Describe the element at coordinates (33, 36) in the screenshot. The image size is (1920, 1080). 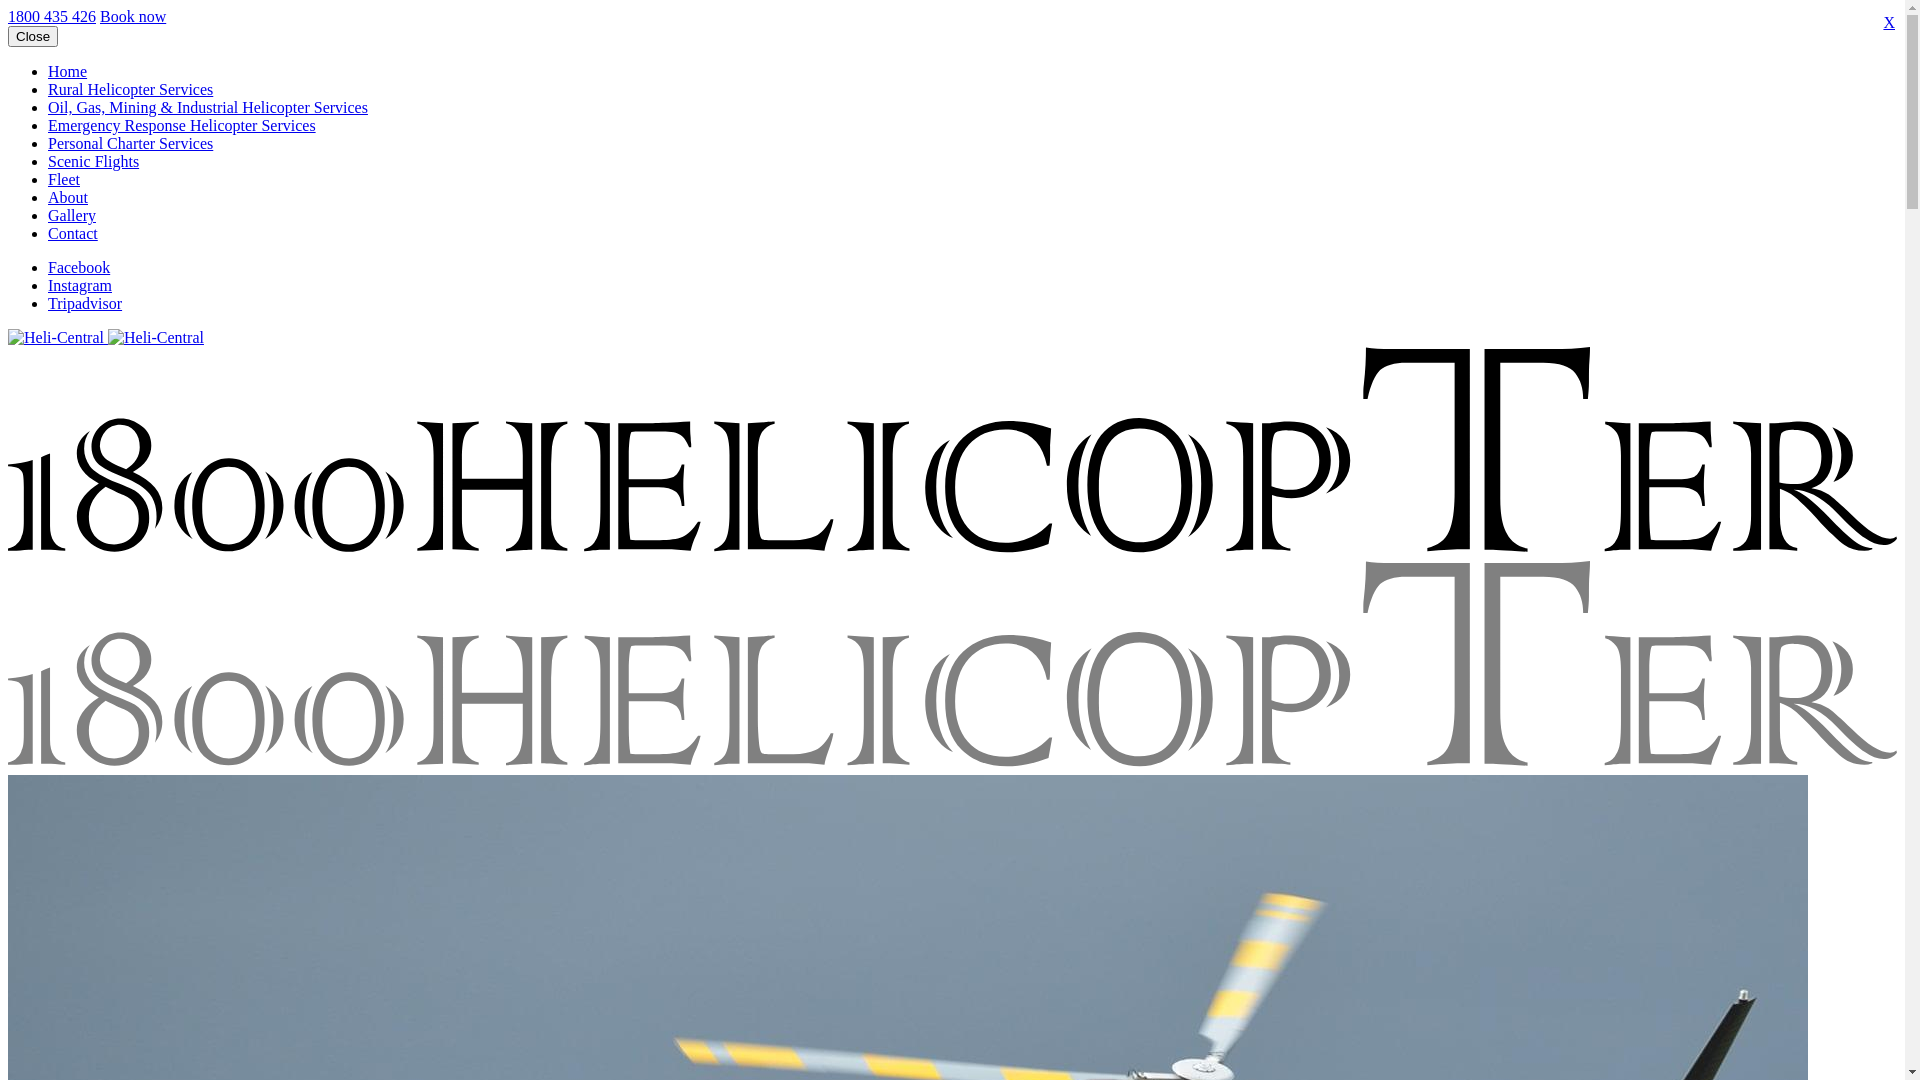
I see `'Close'` at that location.